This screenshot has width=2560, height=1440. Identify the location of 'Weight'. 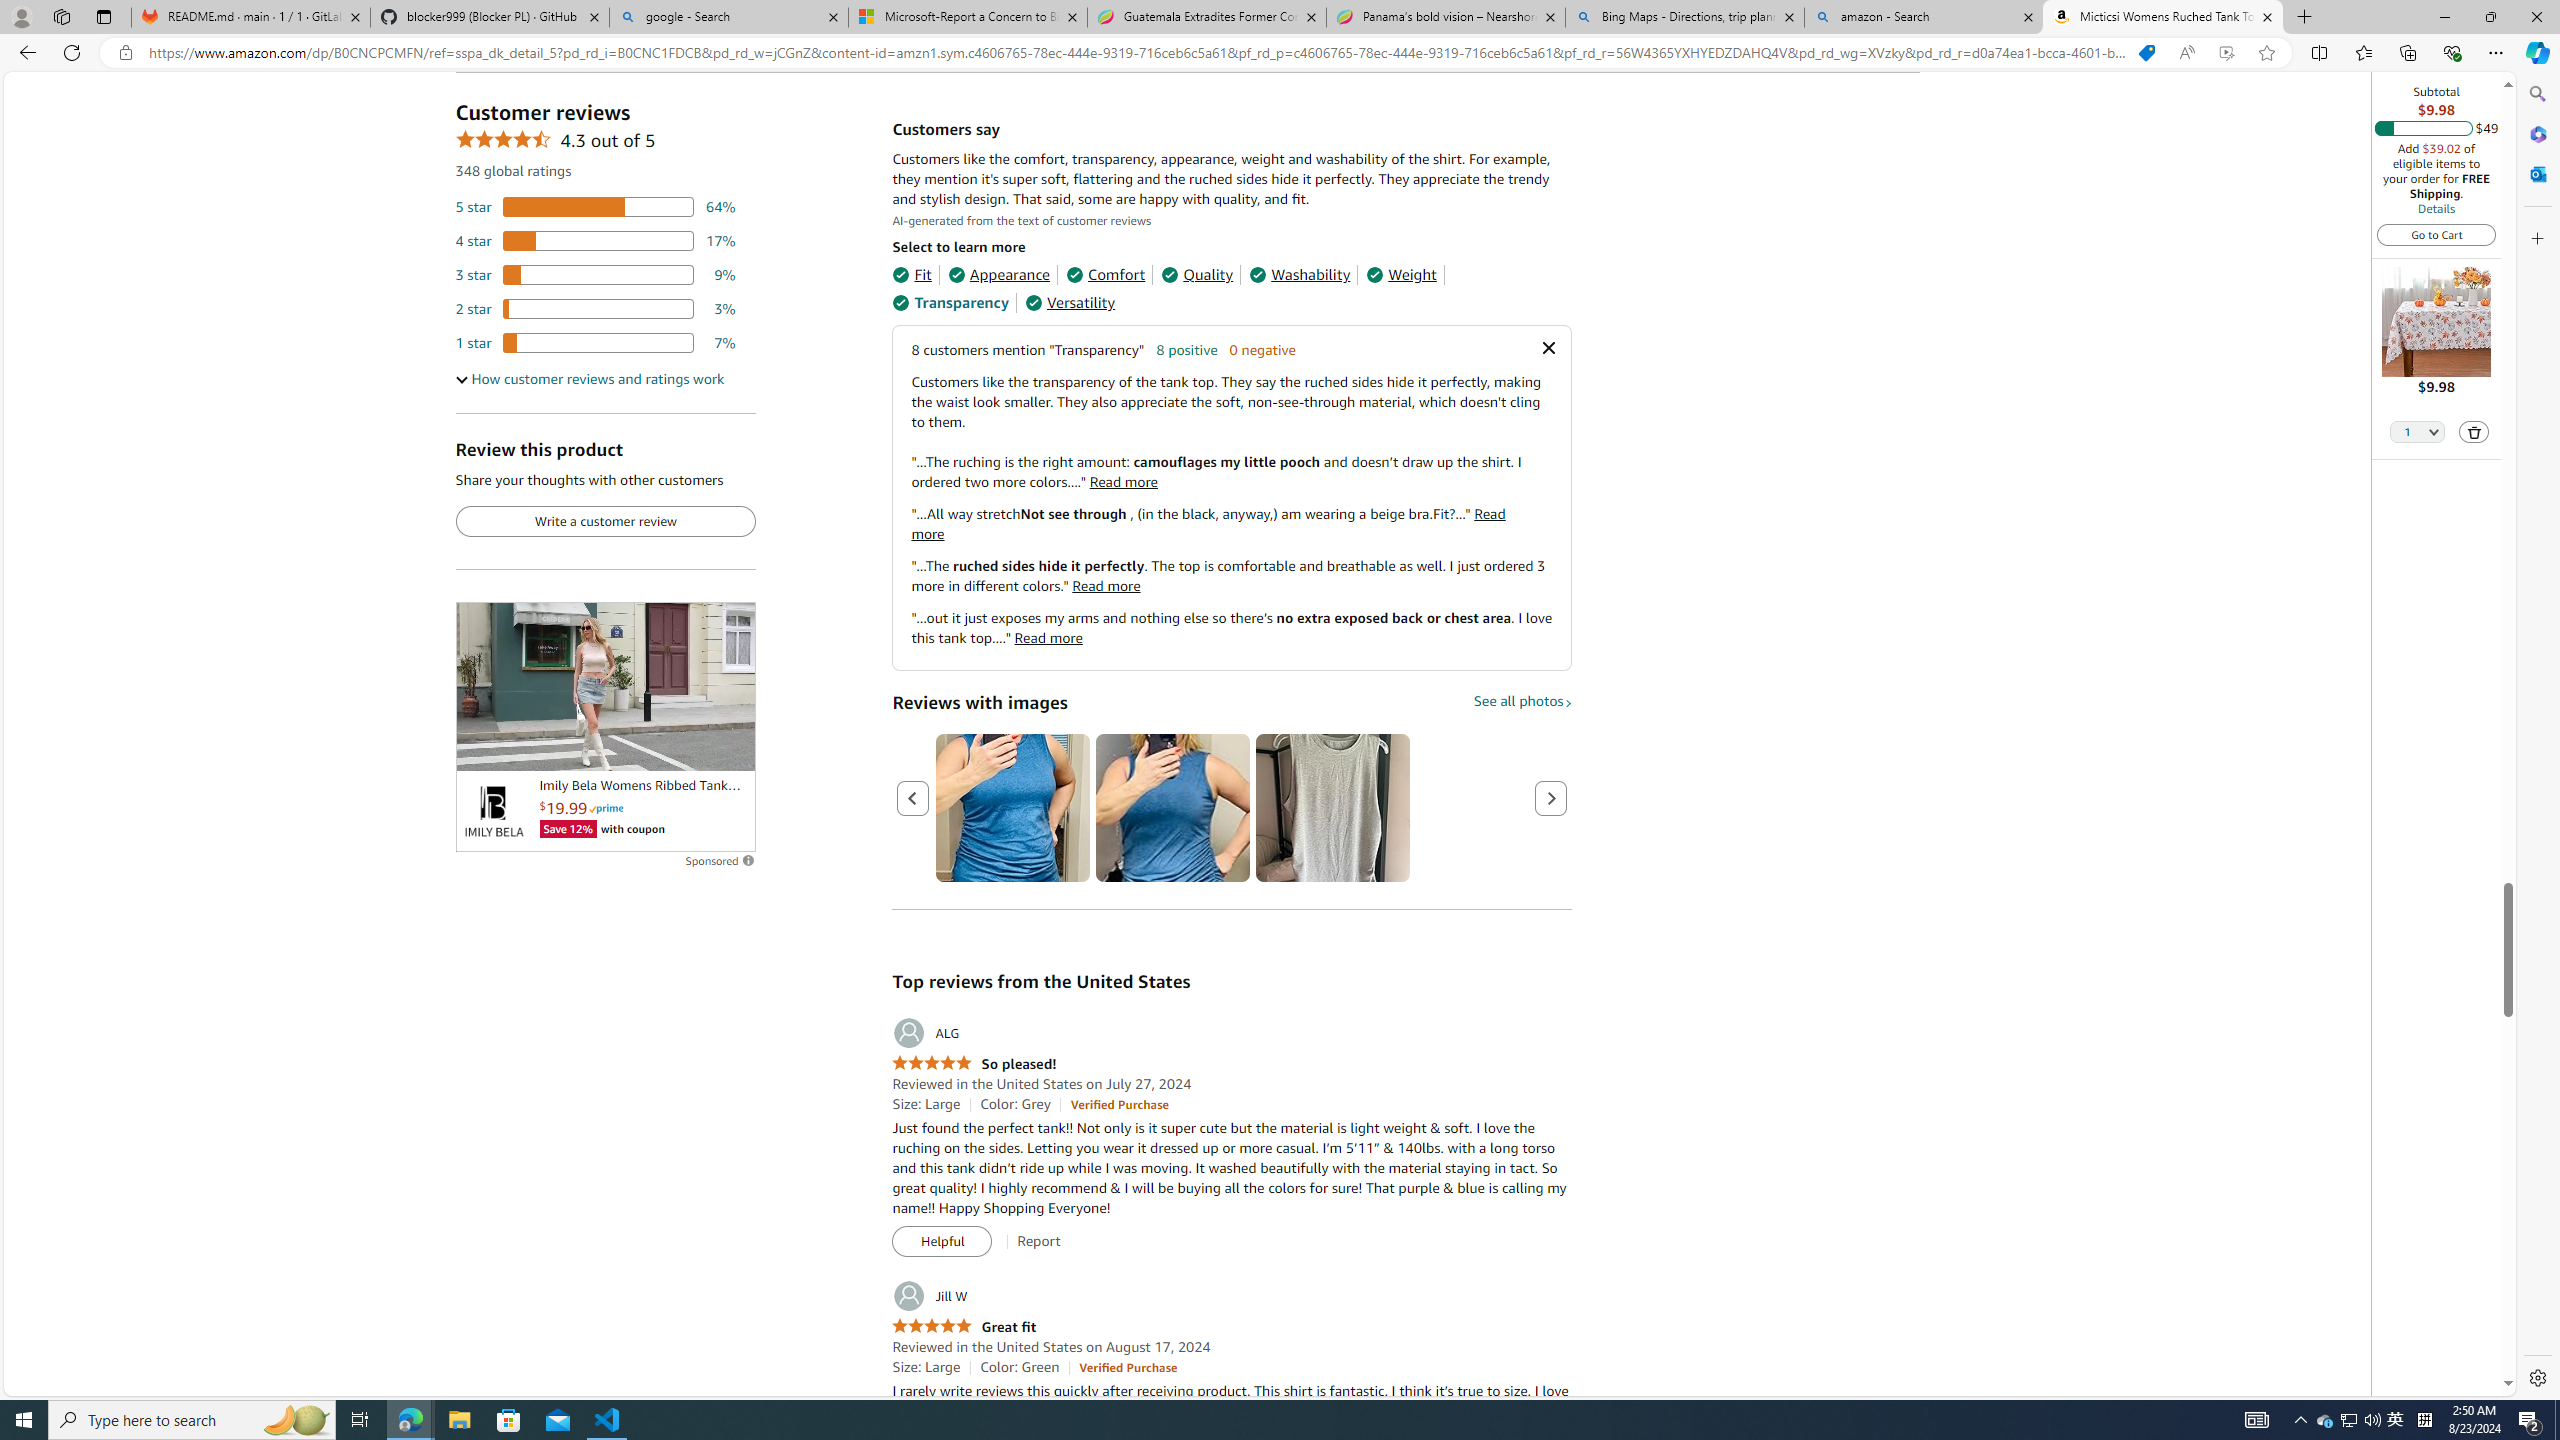
(1401, 275).